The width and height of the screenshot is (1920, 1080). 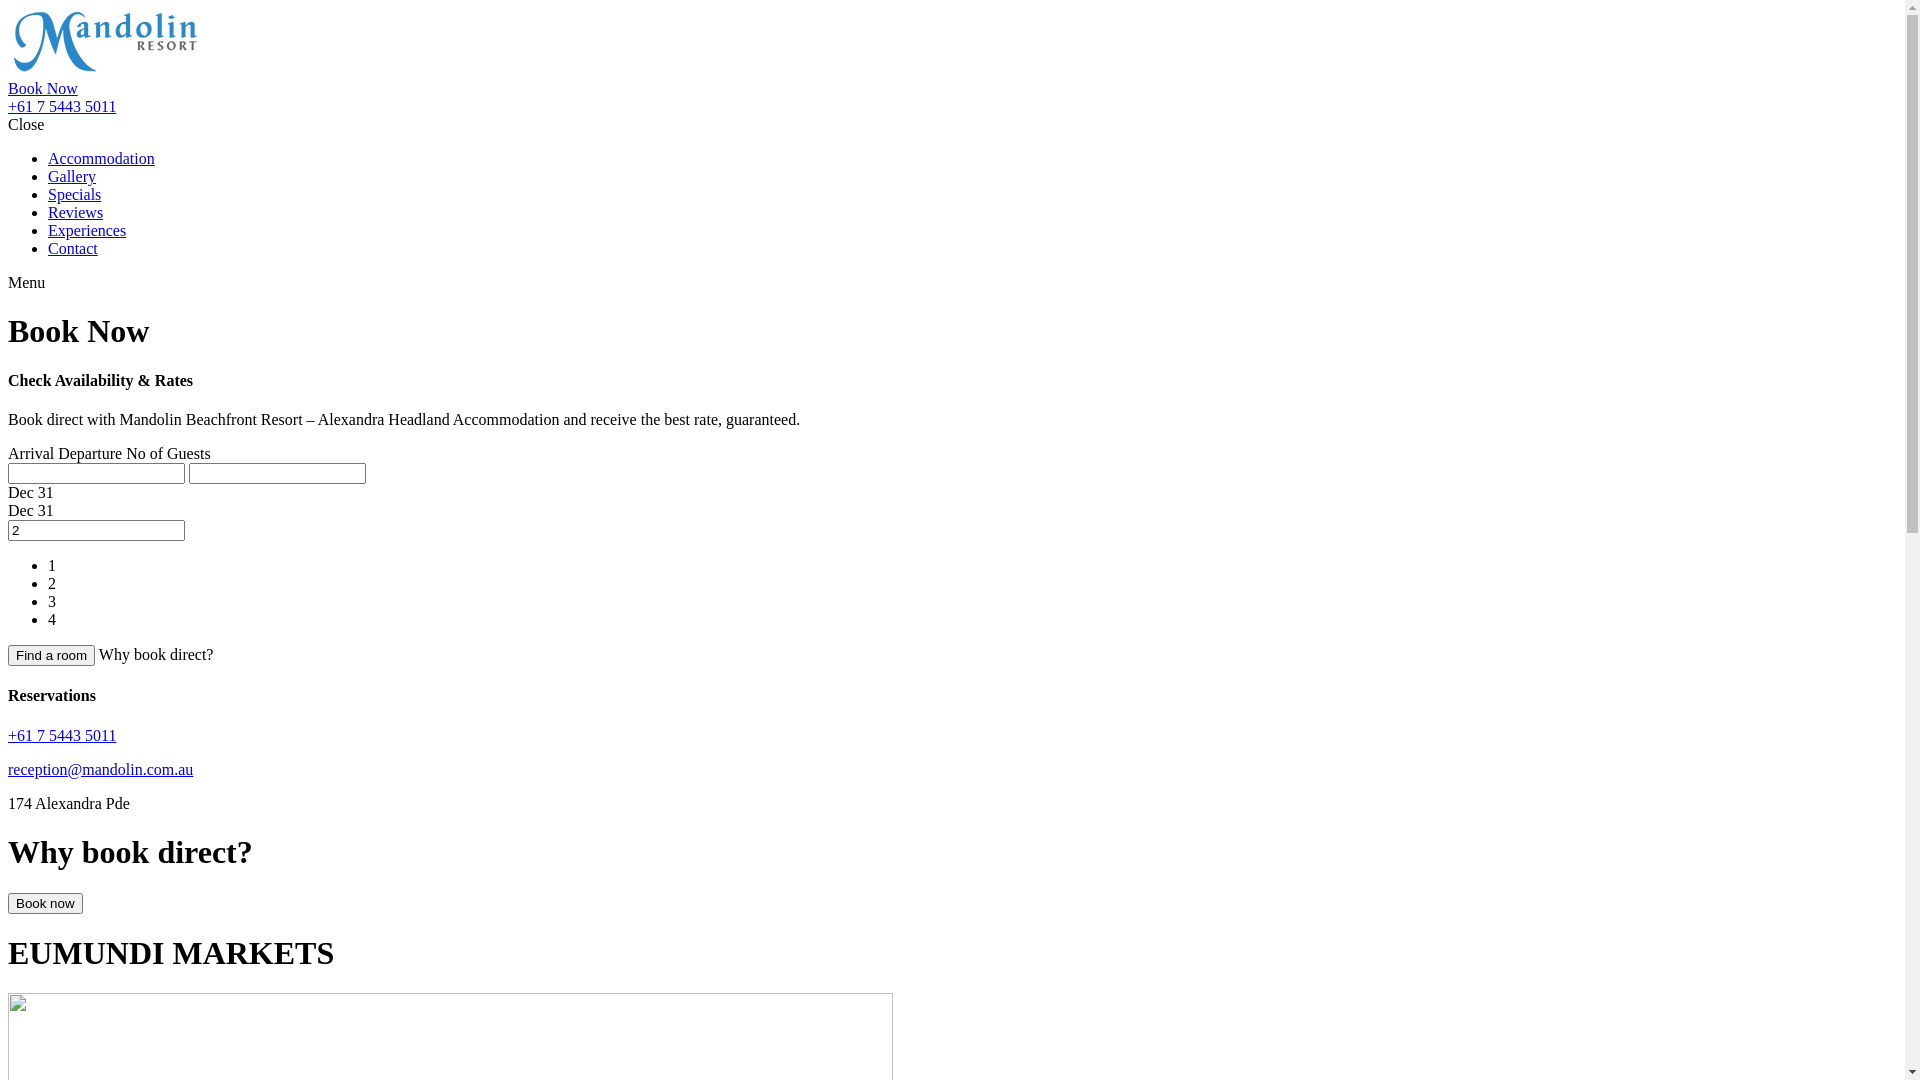 What do you see at coordinates (72, 247) in the screenshot?
I see `'Contact'` at bounding box center [72, 247].